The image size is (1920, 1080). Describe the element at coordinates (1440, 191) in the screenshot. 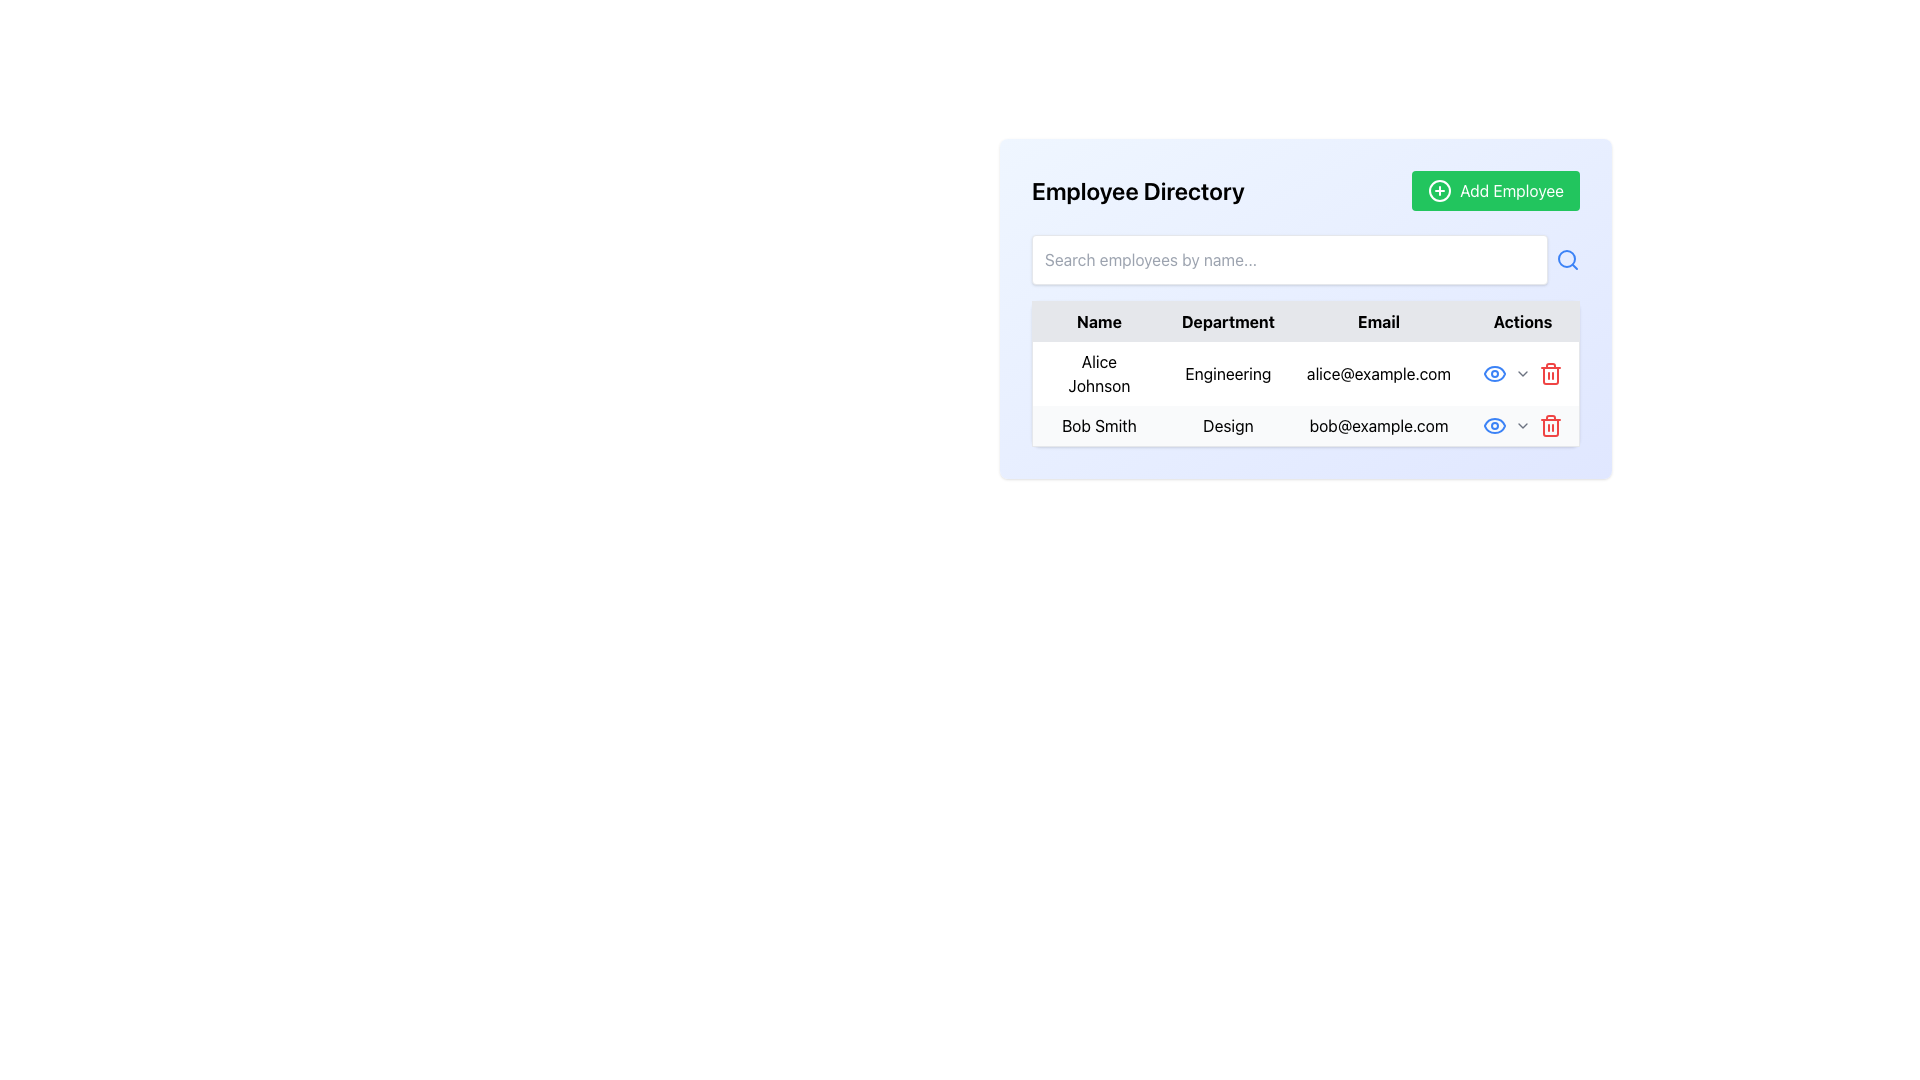

I see `the circular icon with a green stroke and a plus symbol, which is part of the 'Add Employee' button at the top-right corner of the layout` at that location.